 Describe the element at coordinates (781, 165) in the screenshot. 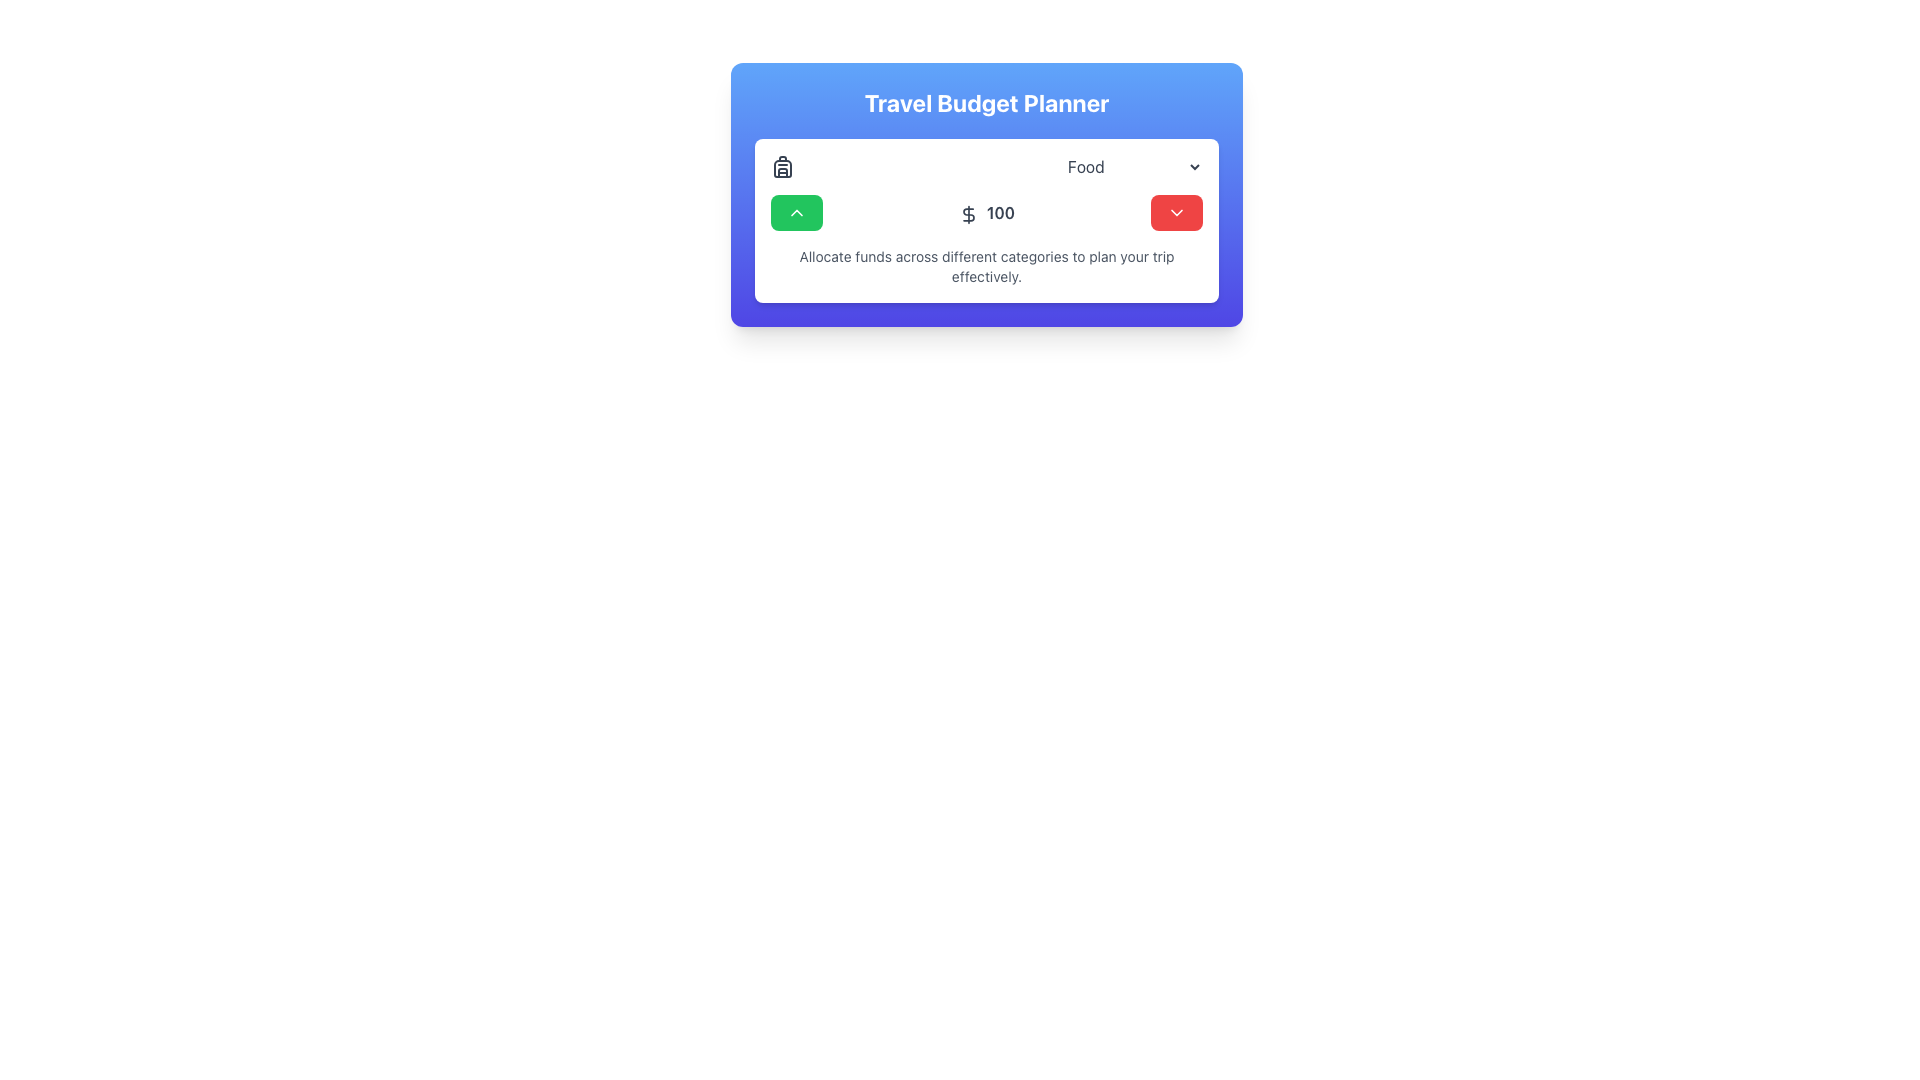

I see `the decorative travel budgeting icon located to the left of the 'Food' label in the 'Travel Budget Planner' section` at that location.